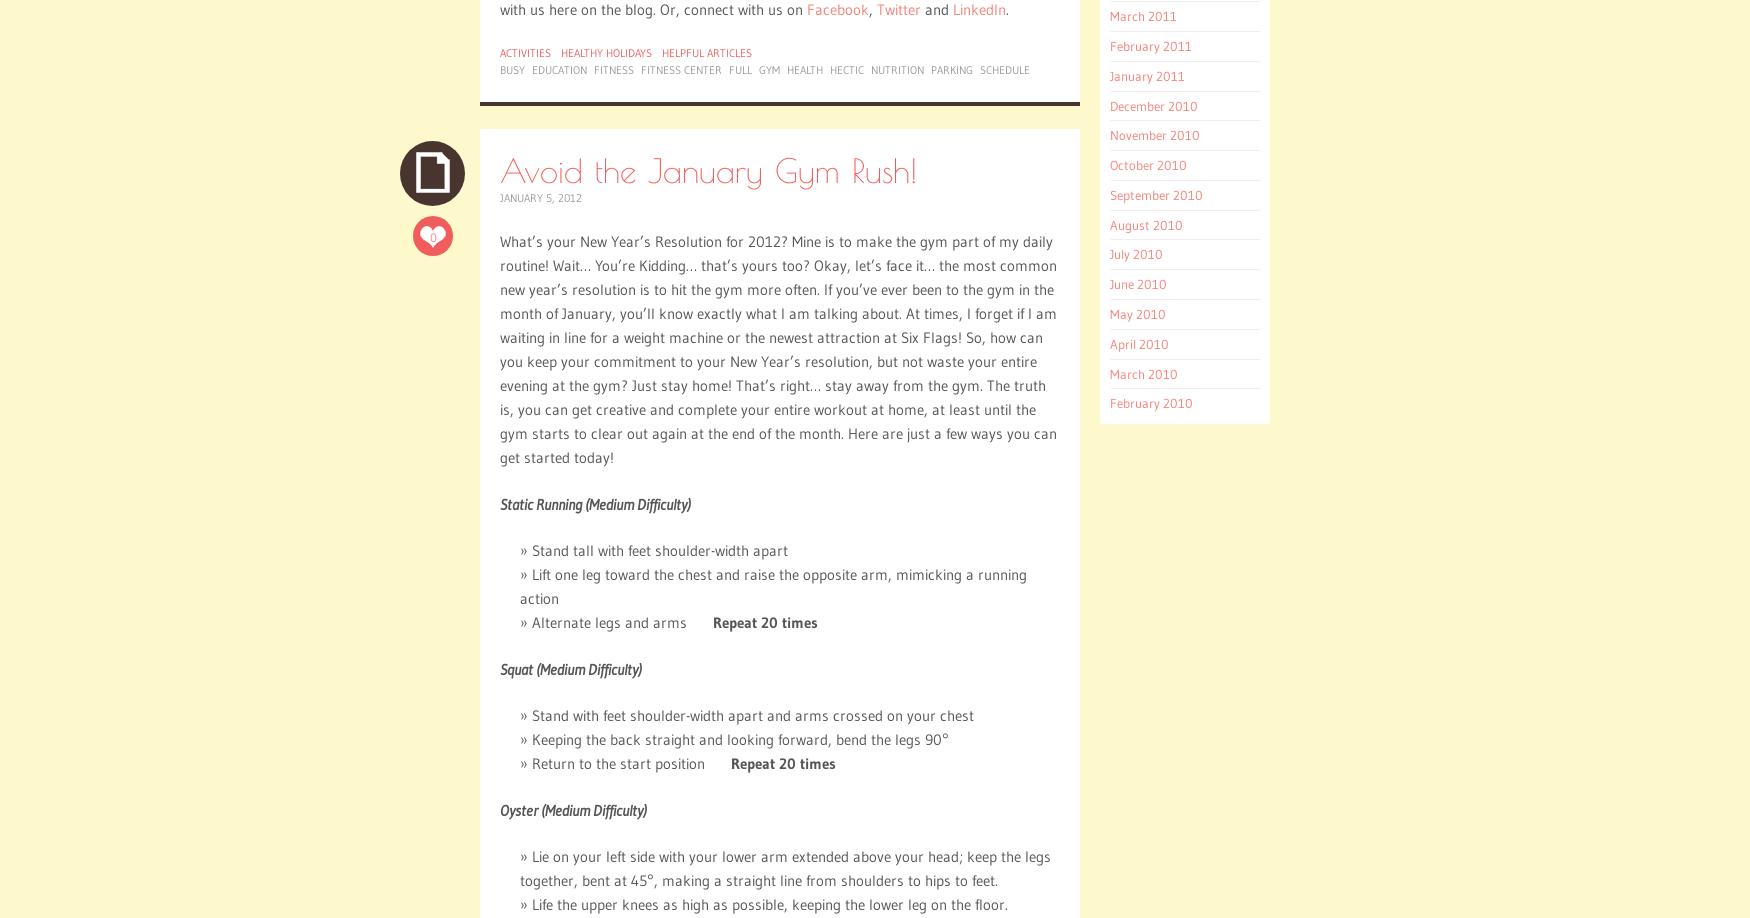  I want to click on 'What’s your New Year’s Resolution for 2012? Mine is to make the gym part of my daily routine! Wait… You’re Kidding… that’s yours too? Okay, let’s face it… the most common new year’s resolution is to hit the gym more often. If you’ve ever been to the gym in the month of January, you’ll know exactly what I am talking about. At times, I forget if I am waiting in line for a weight machine or the newest attraction at Six Flags! So, how can you keep your commitment to your New Year’s resolution, but not waste your entire evening at the gym? Just stay home! That’s right… stay away from the gym. The truth is, you can get creative and complete your entire workout at home, at least until the gym starts to clear out again at the end of the month. Here are just a few ways you can get started today!', so click(777, 349).